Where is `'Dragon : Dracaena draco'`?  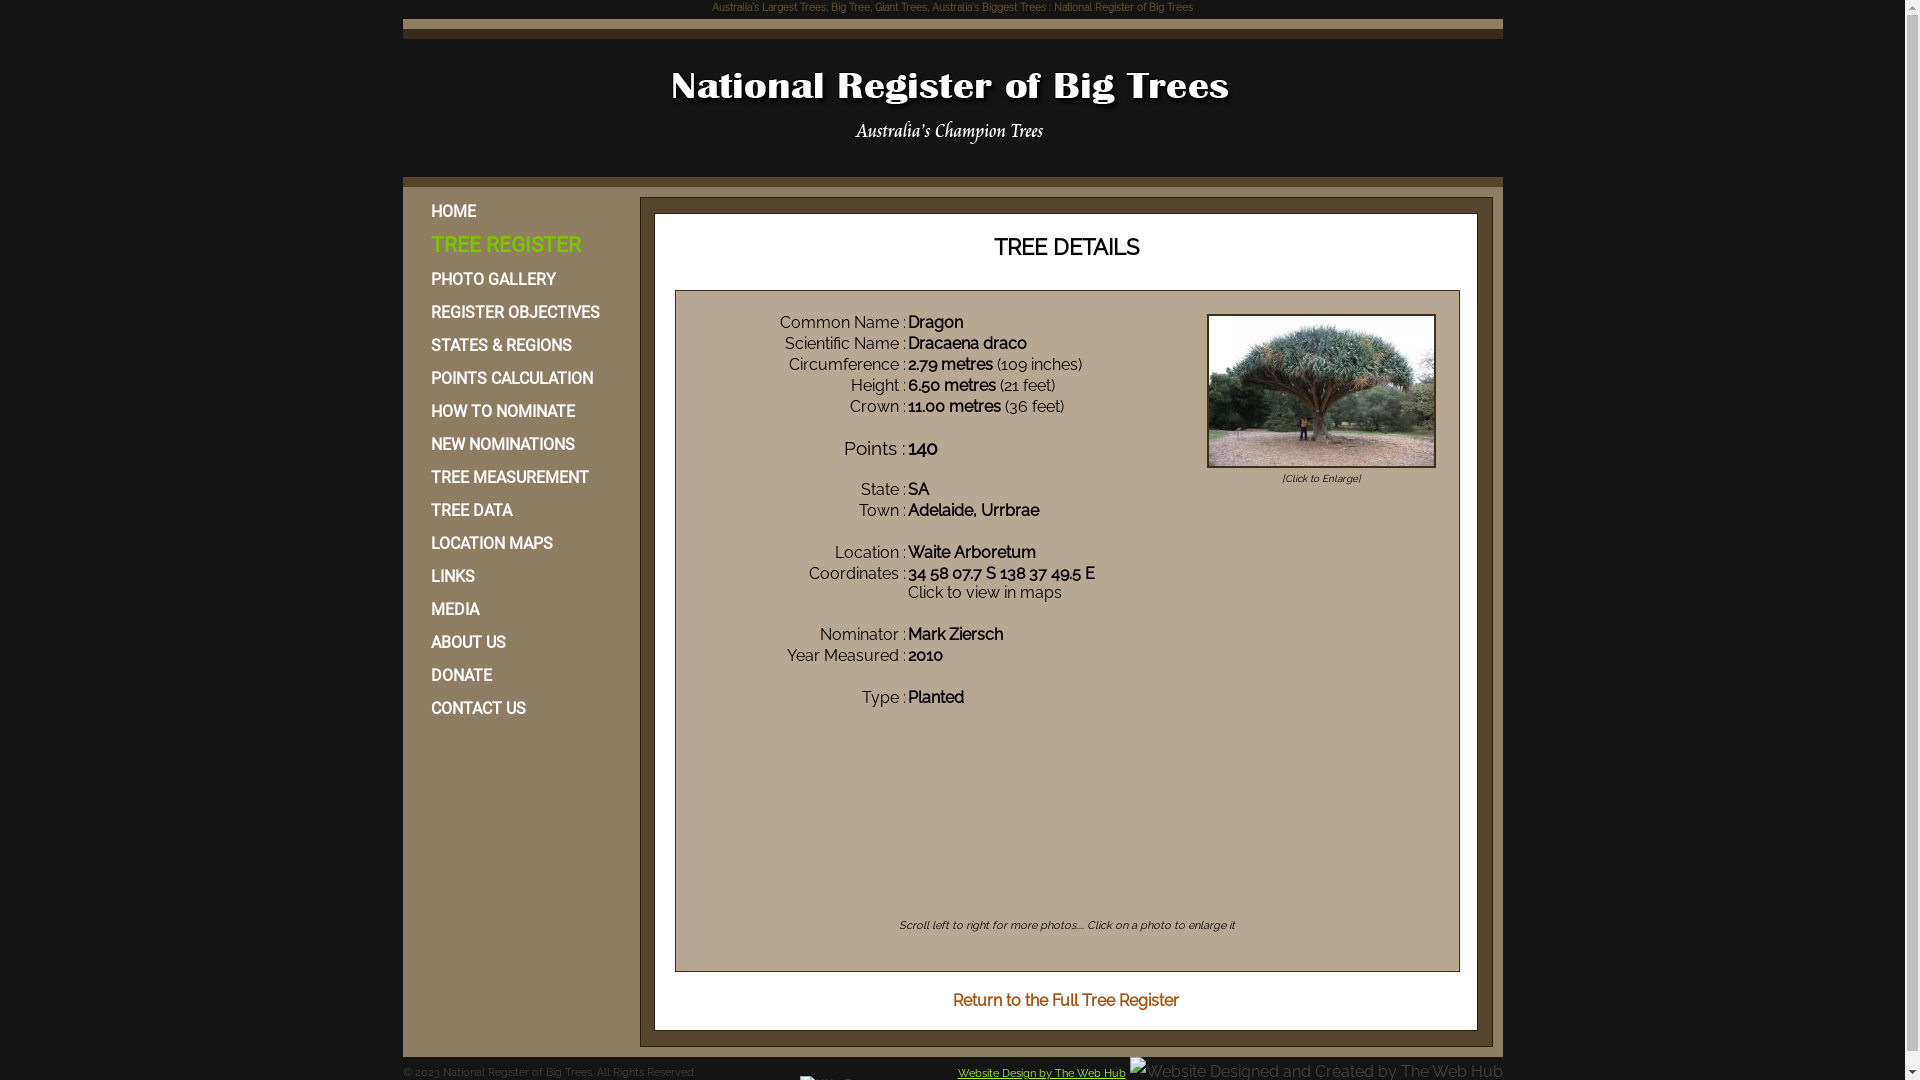 'Dragon : Dracaena draco' is located at coordinates (1321, 390).